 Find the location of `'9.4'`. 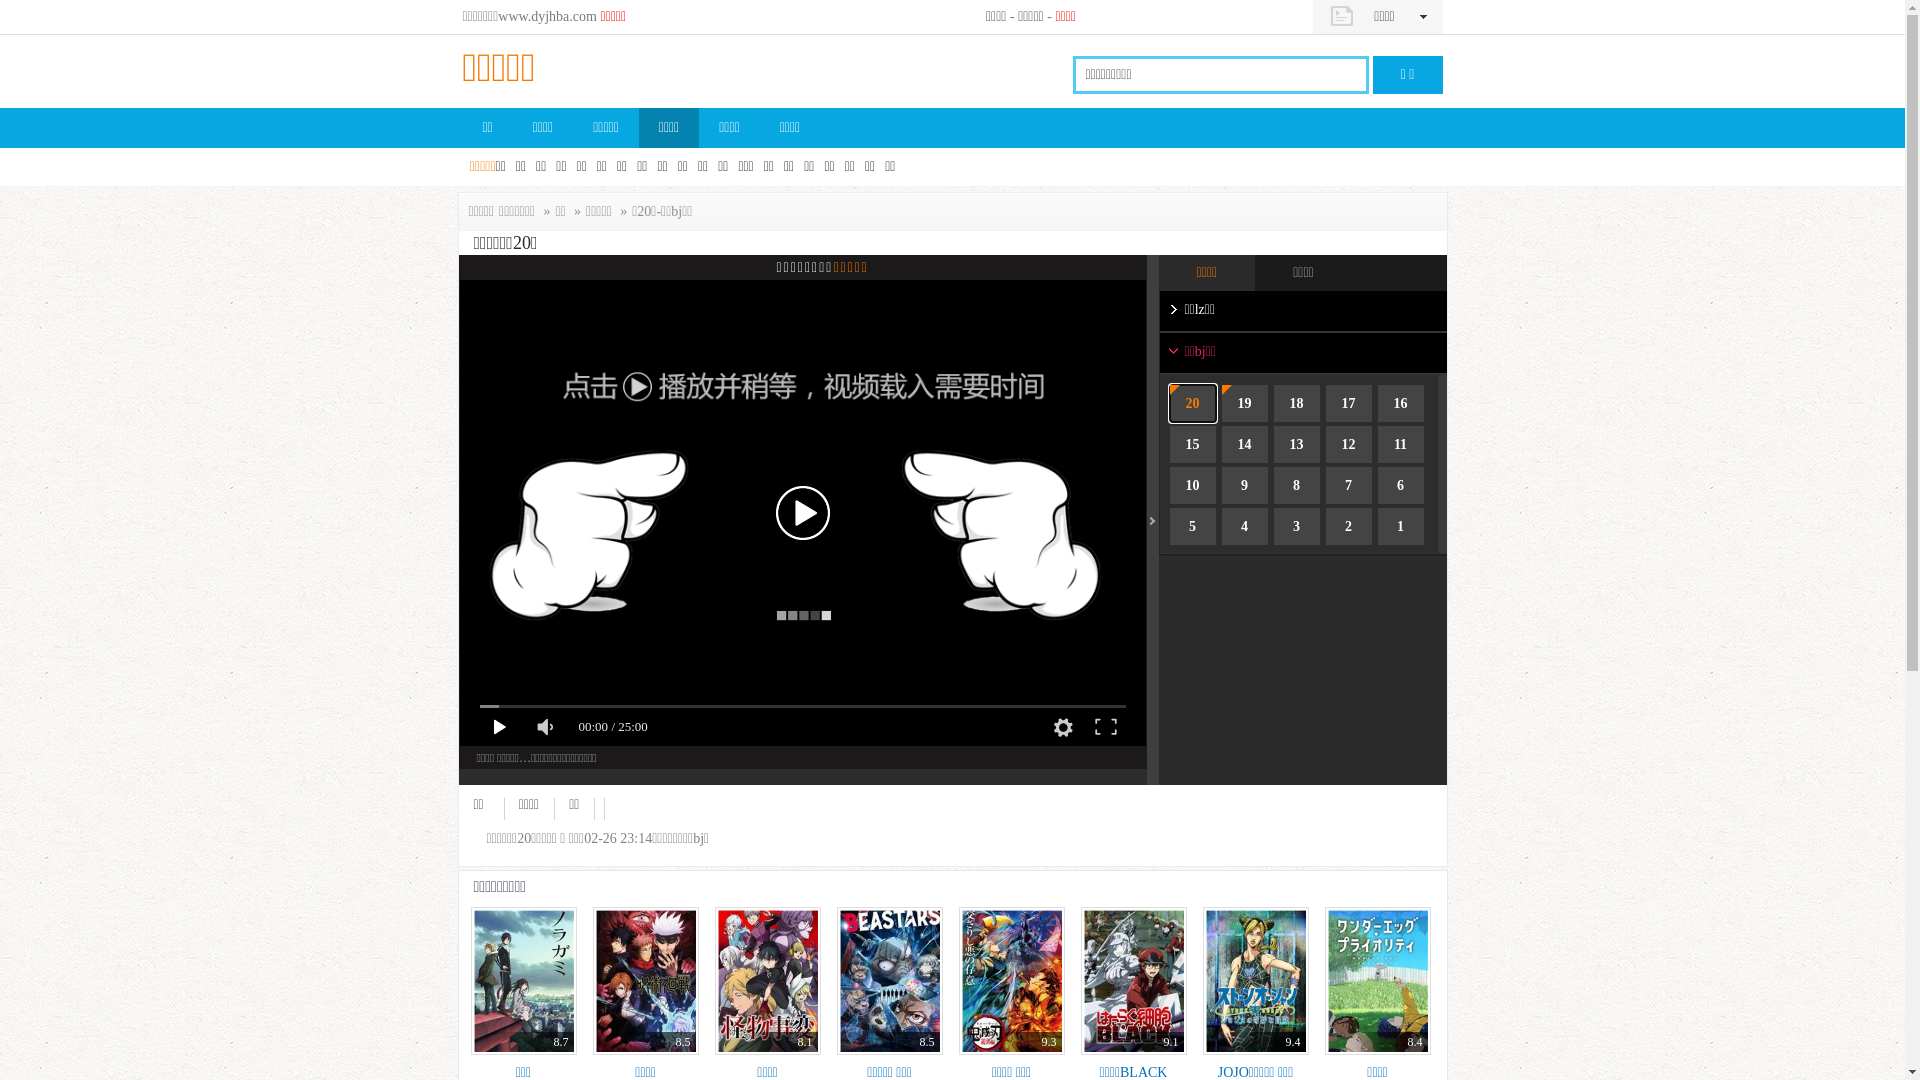

'9.4' is located at coordinates (1253, 979).